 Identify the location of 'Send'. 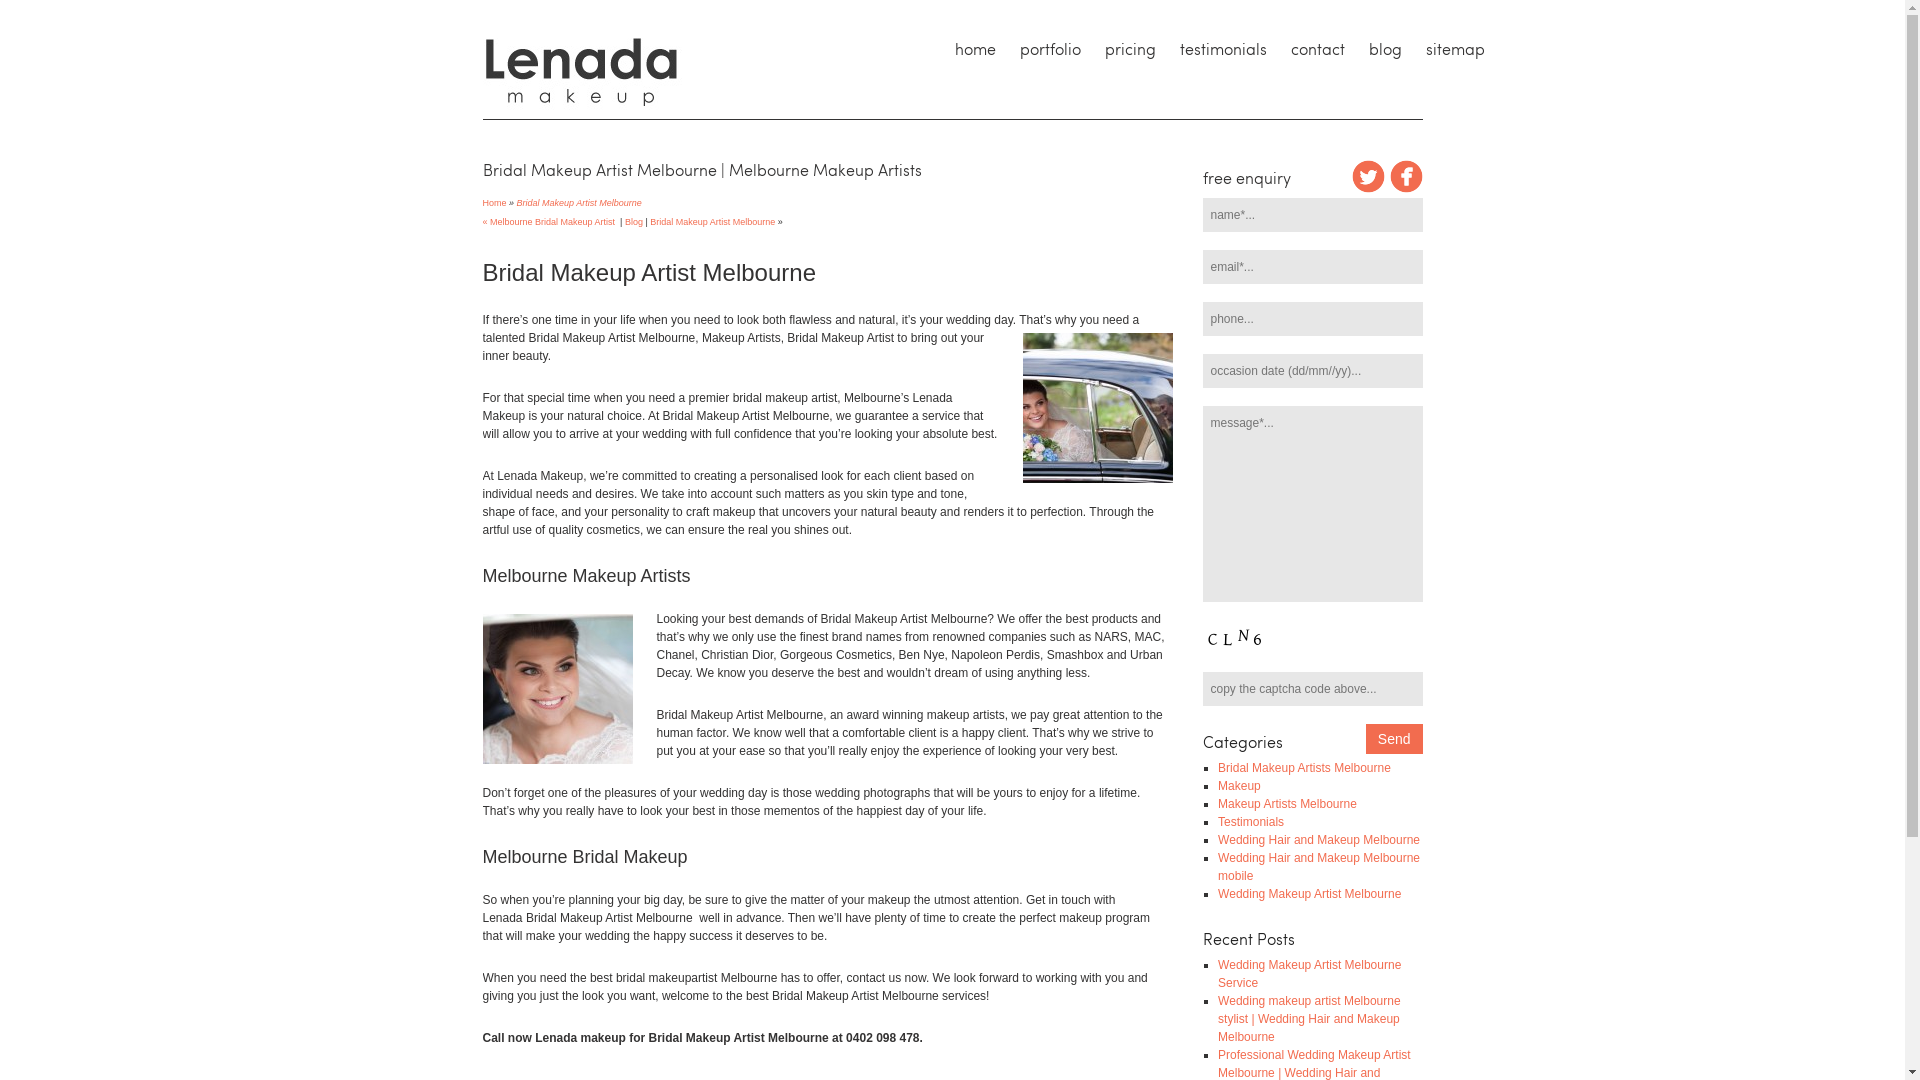
(1393, 739).